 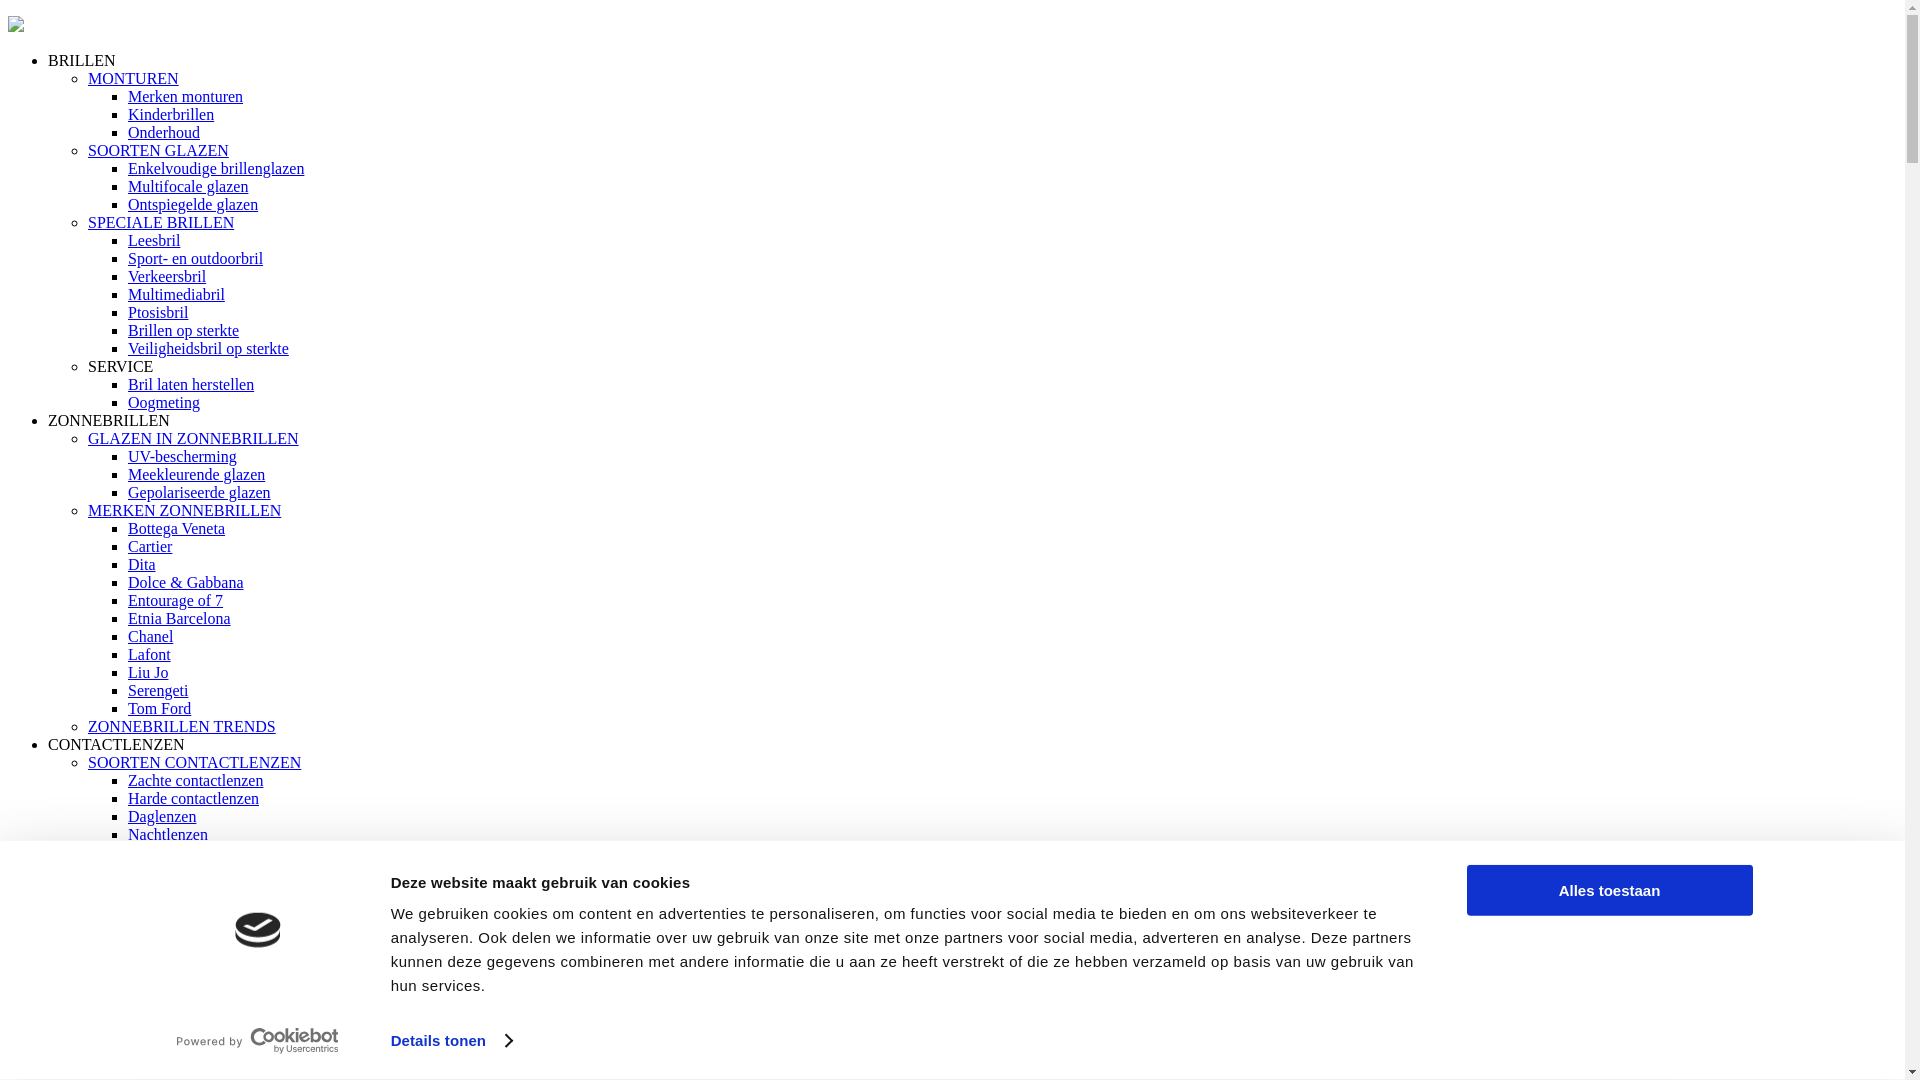 I want to click on 'Starten met lenzen', so click(x=187, y=959).